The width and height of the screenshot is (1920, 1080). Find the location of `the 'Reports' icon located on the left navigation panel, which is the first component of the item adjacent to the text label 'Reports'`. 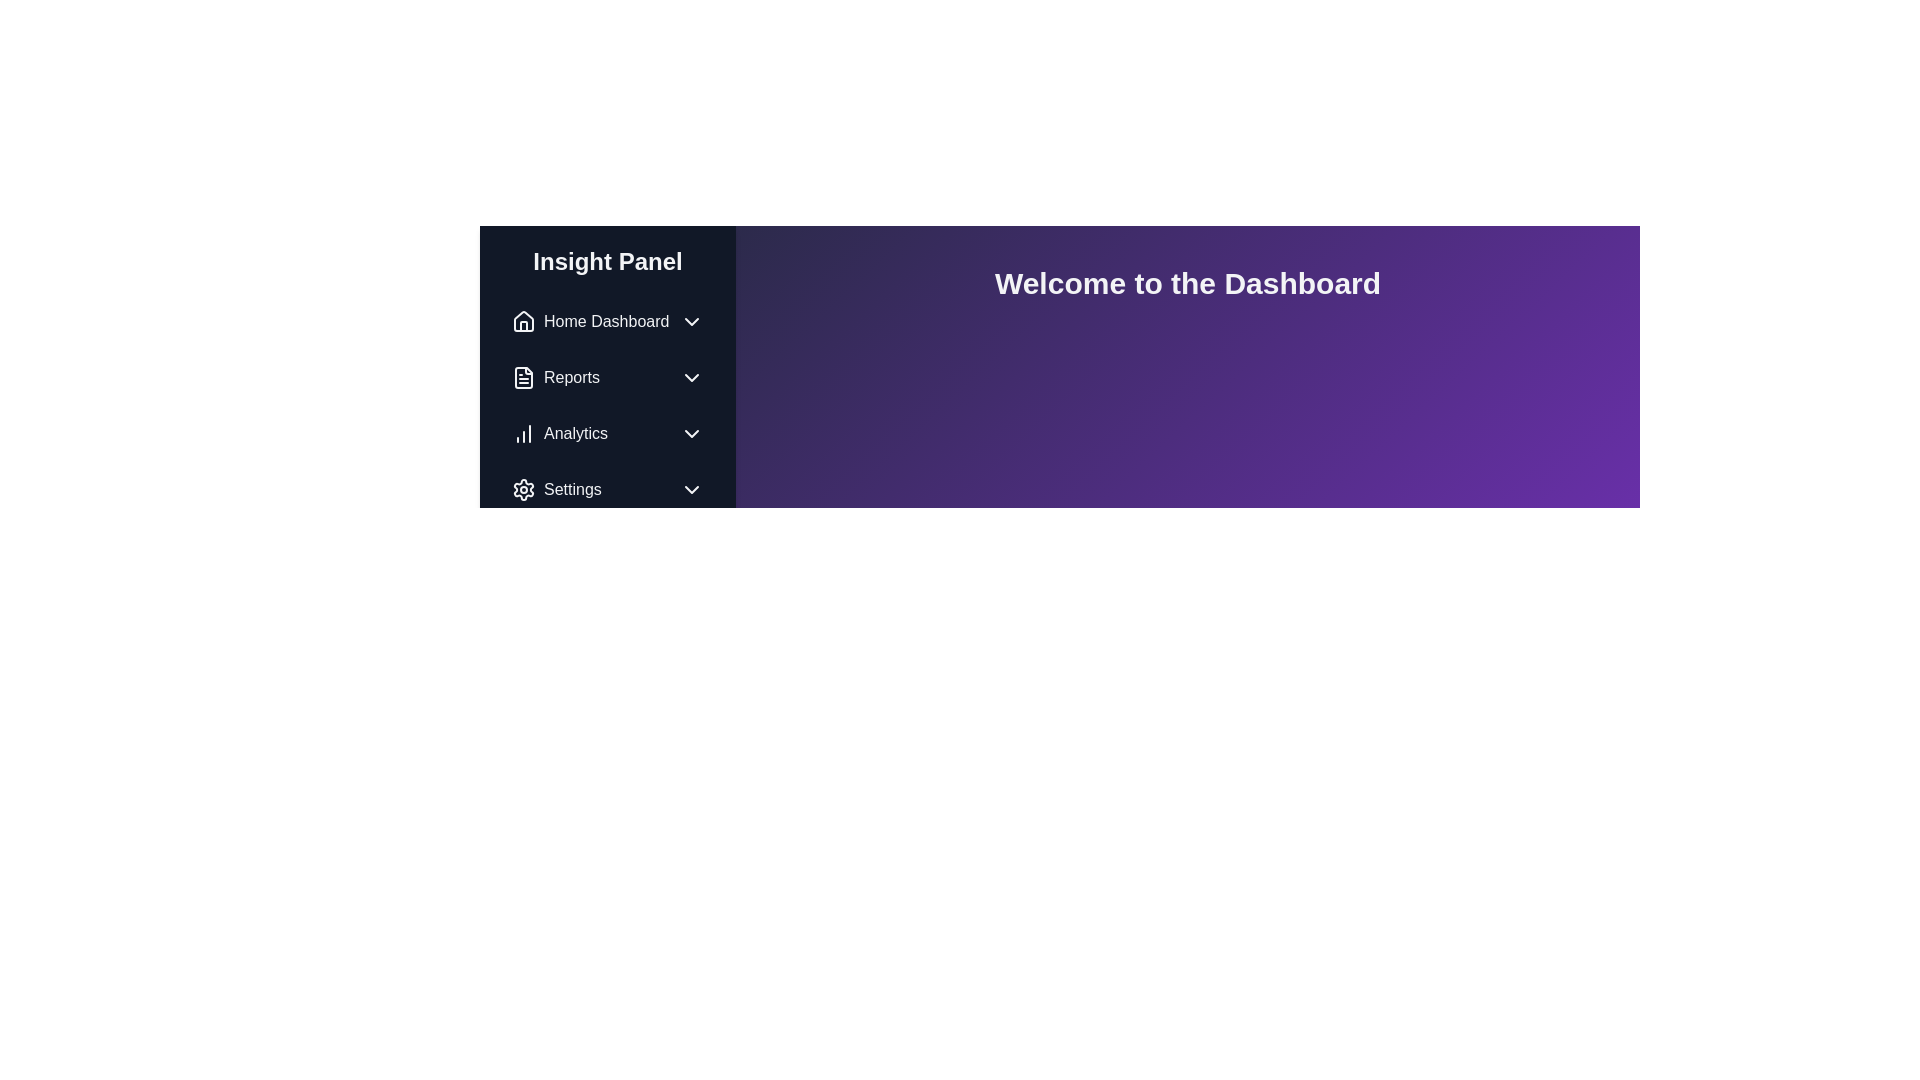

the 'Reports' icon located on the left navigation panel, which is the first component of the item adjacent to the text label 'Reports' is located at coordinates (523, 378).